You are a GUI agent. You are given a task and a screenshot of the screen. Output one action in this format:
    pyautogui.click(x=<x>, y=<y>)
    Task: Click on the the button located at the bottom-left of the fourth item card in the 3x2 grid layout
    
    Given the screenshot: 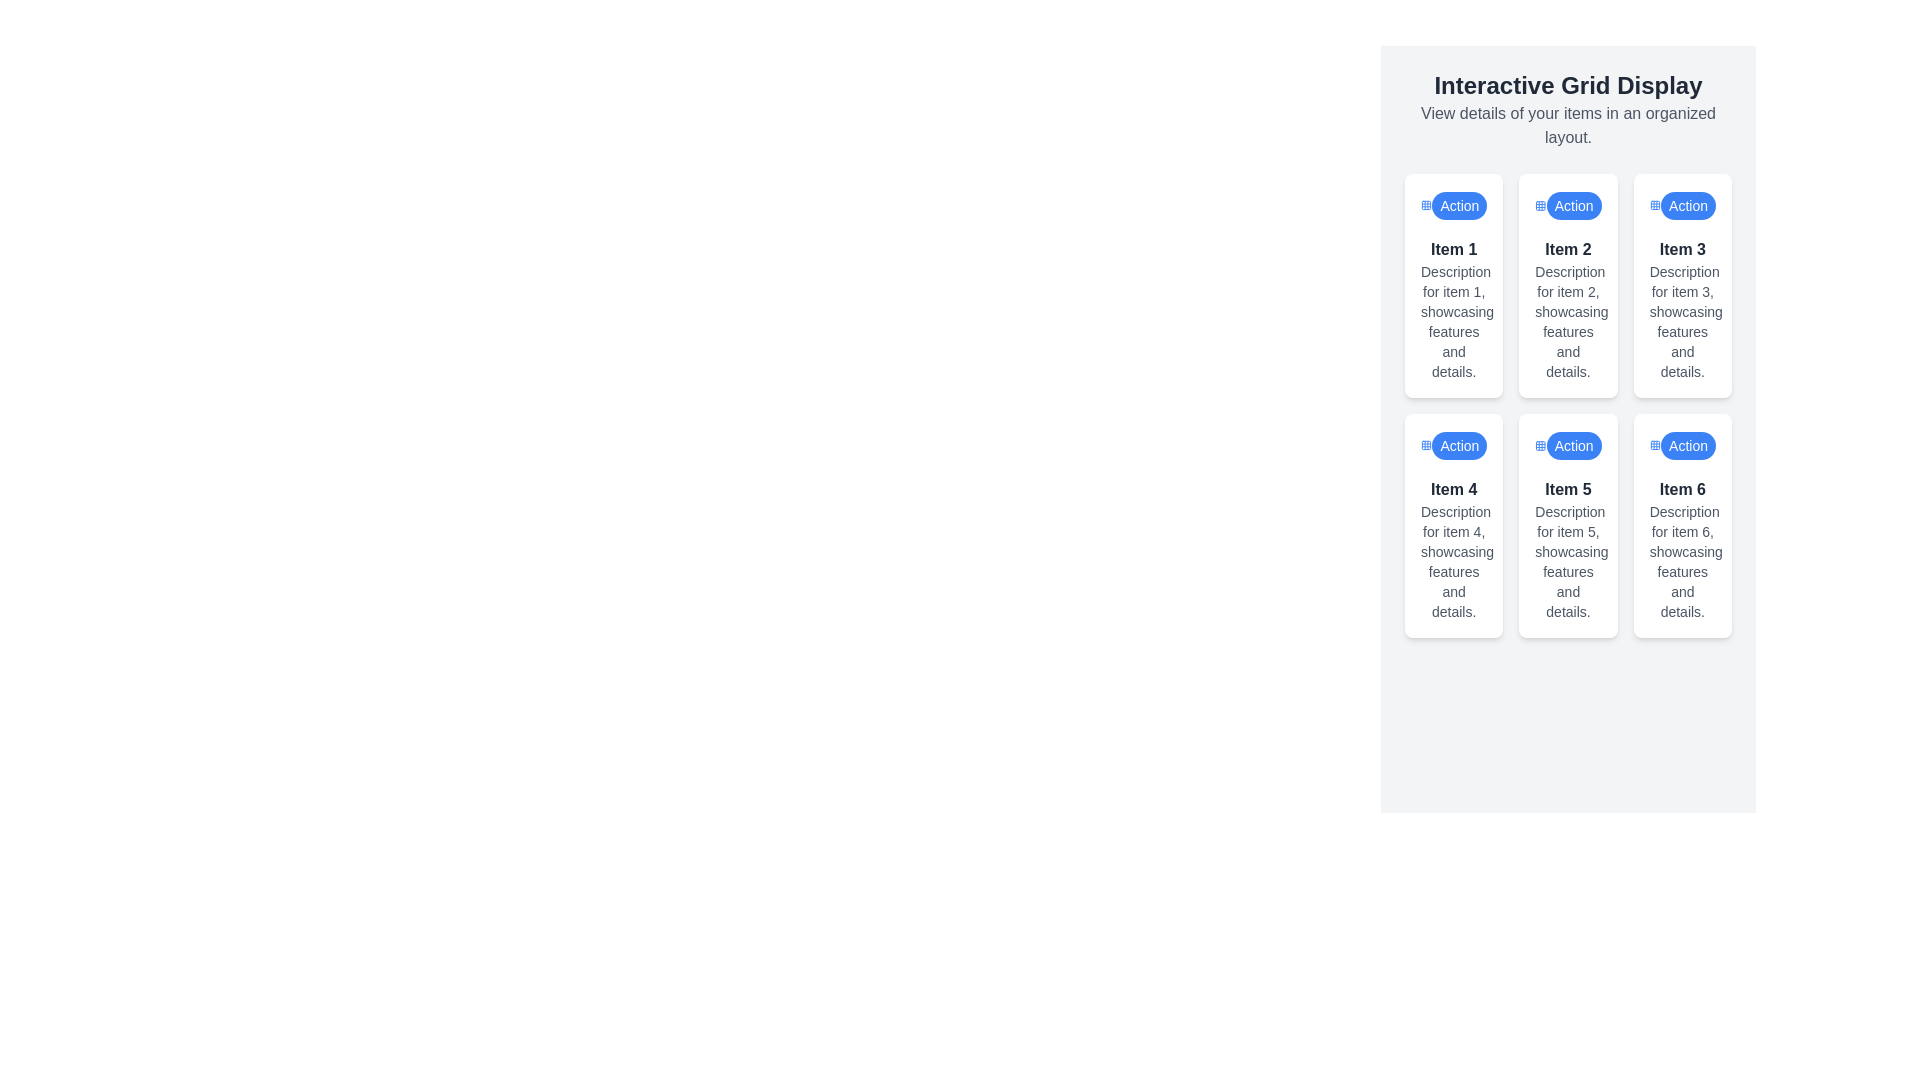 What is the action you would take?
    pyautogui.click(x=1459, y=445)
    